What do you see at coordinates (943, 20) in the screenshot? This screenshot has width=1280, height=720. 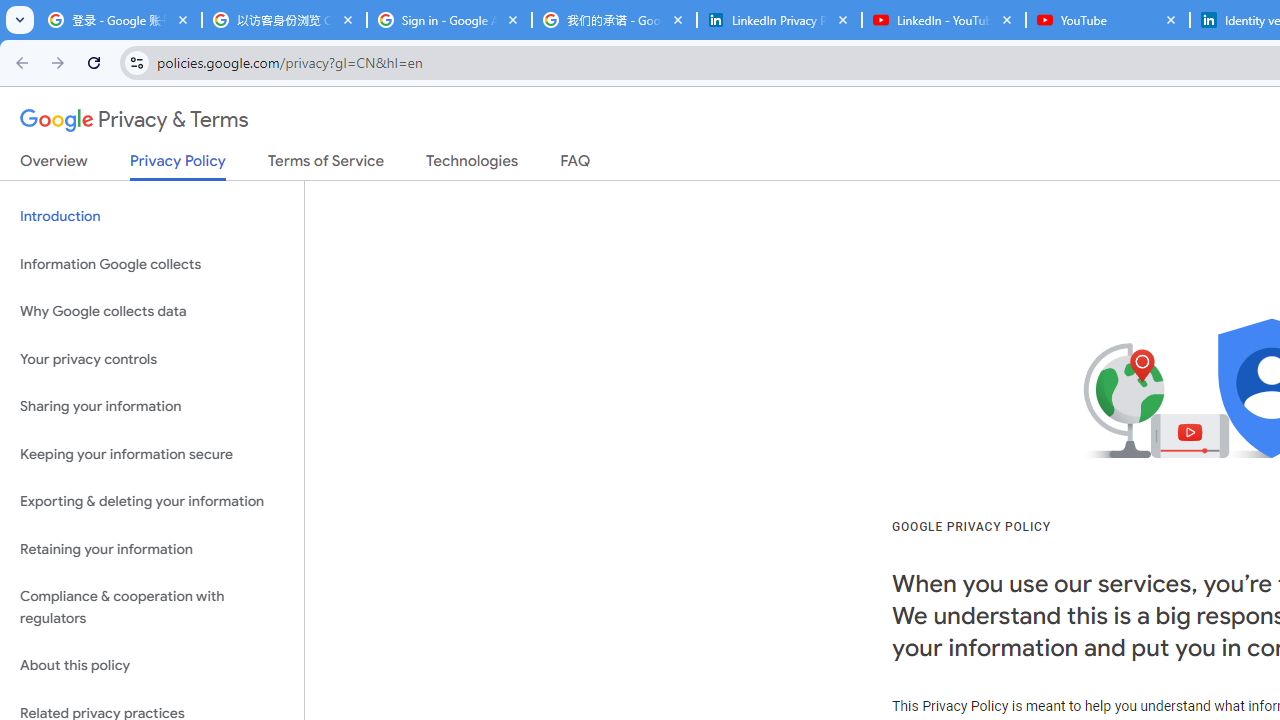 I see `'LinkedIn - YouTube'` at bounding box center [943, 20].